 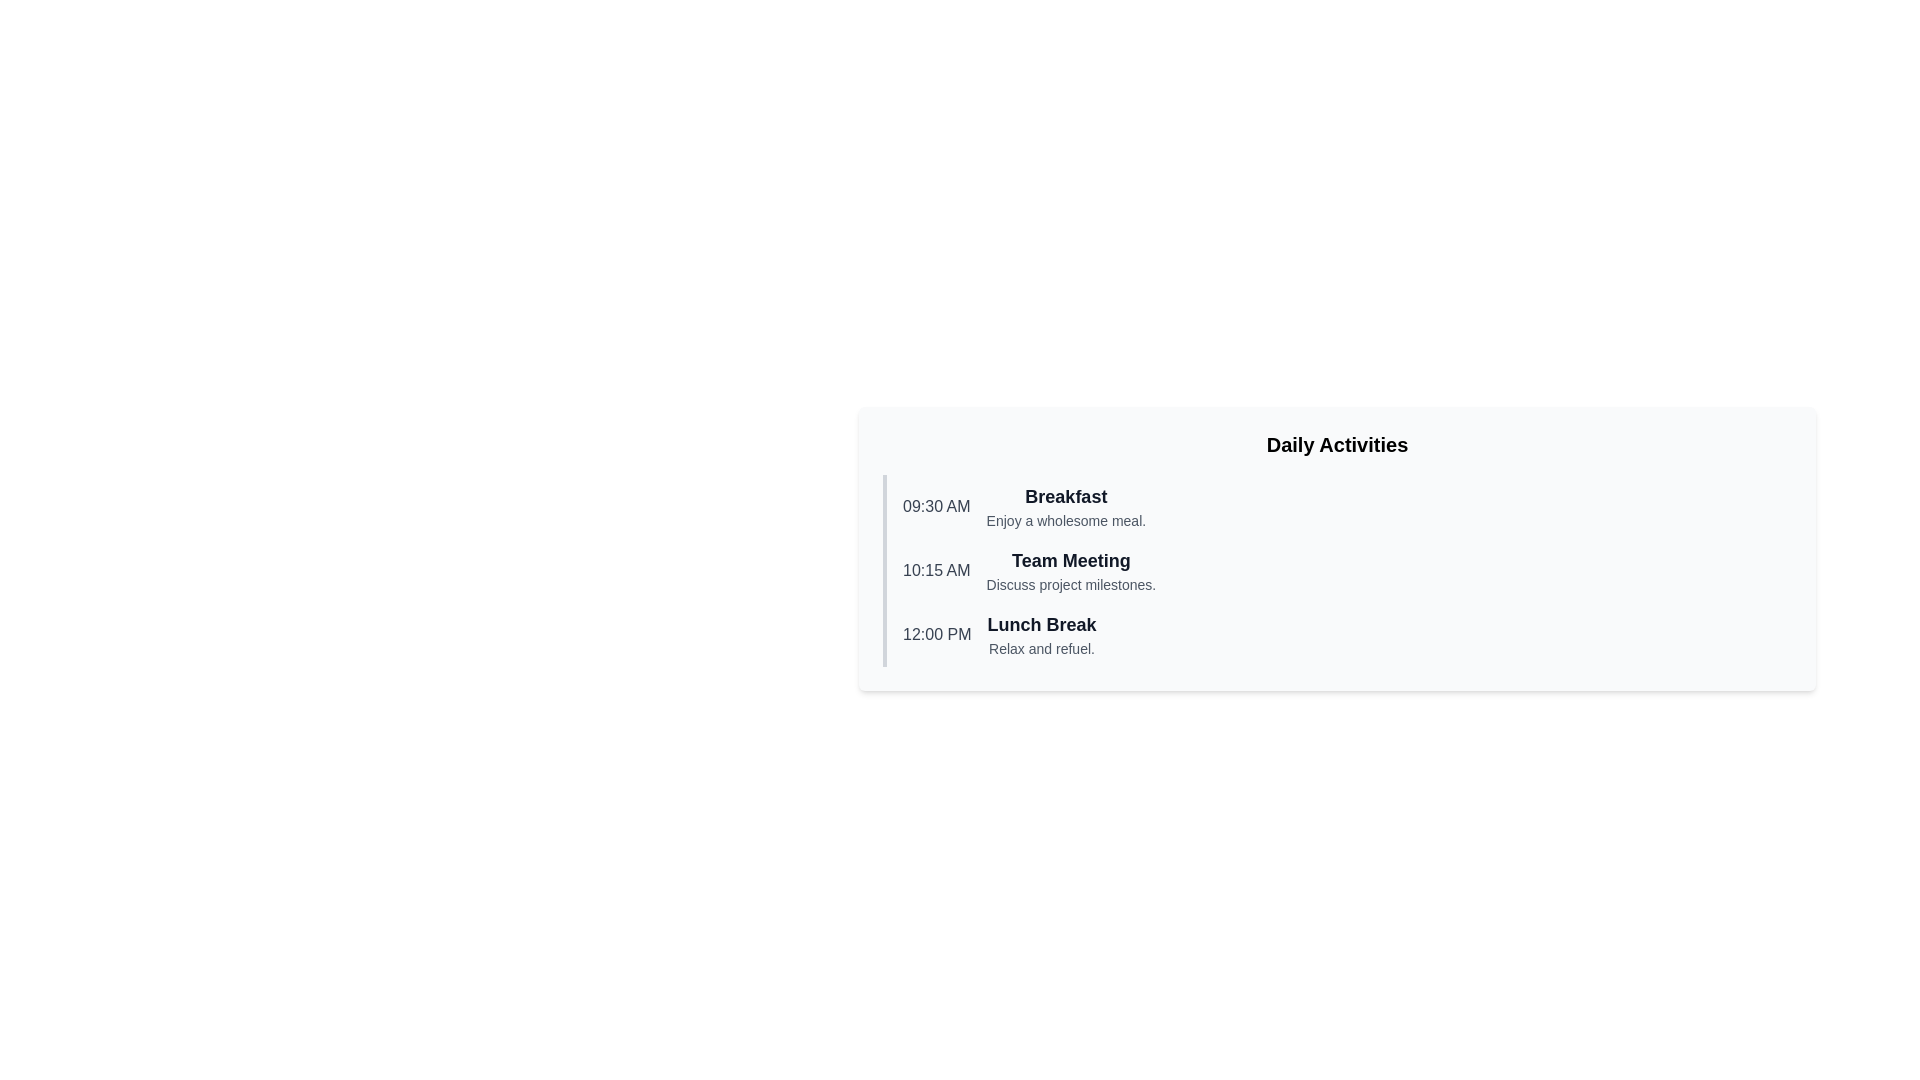 What do you see at coordinates (936, 635) in the screenshot?
I see `time information displayed for the 'Lunch Break' event, which is located in the third row of the list, aligned on the left edge` at bounding box center [936, 635].